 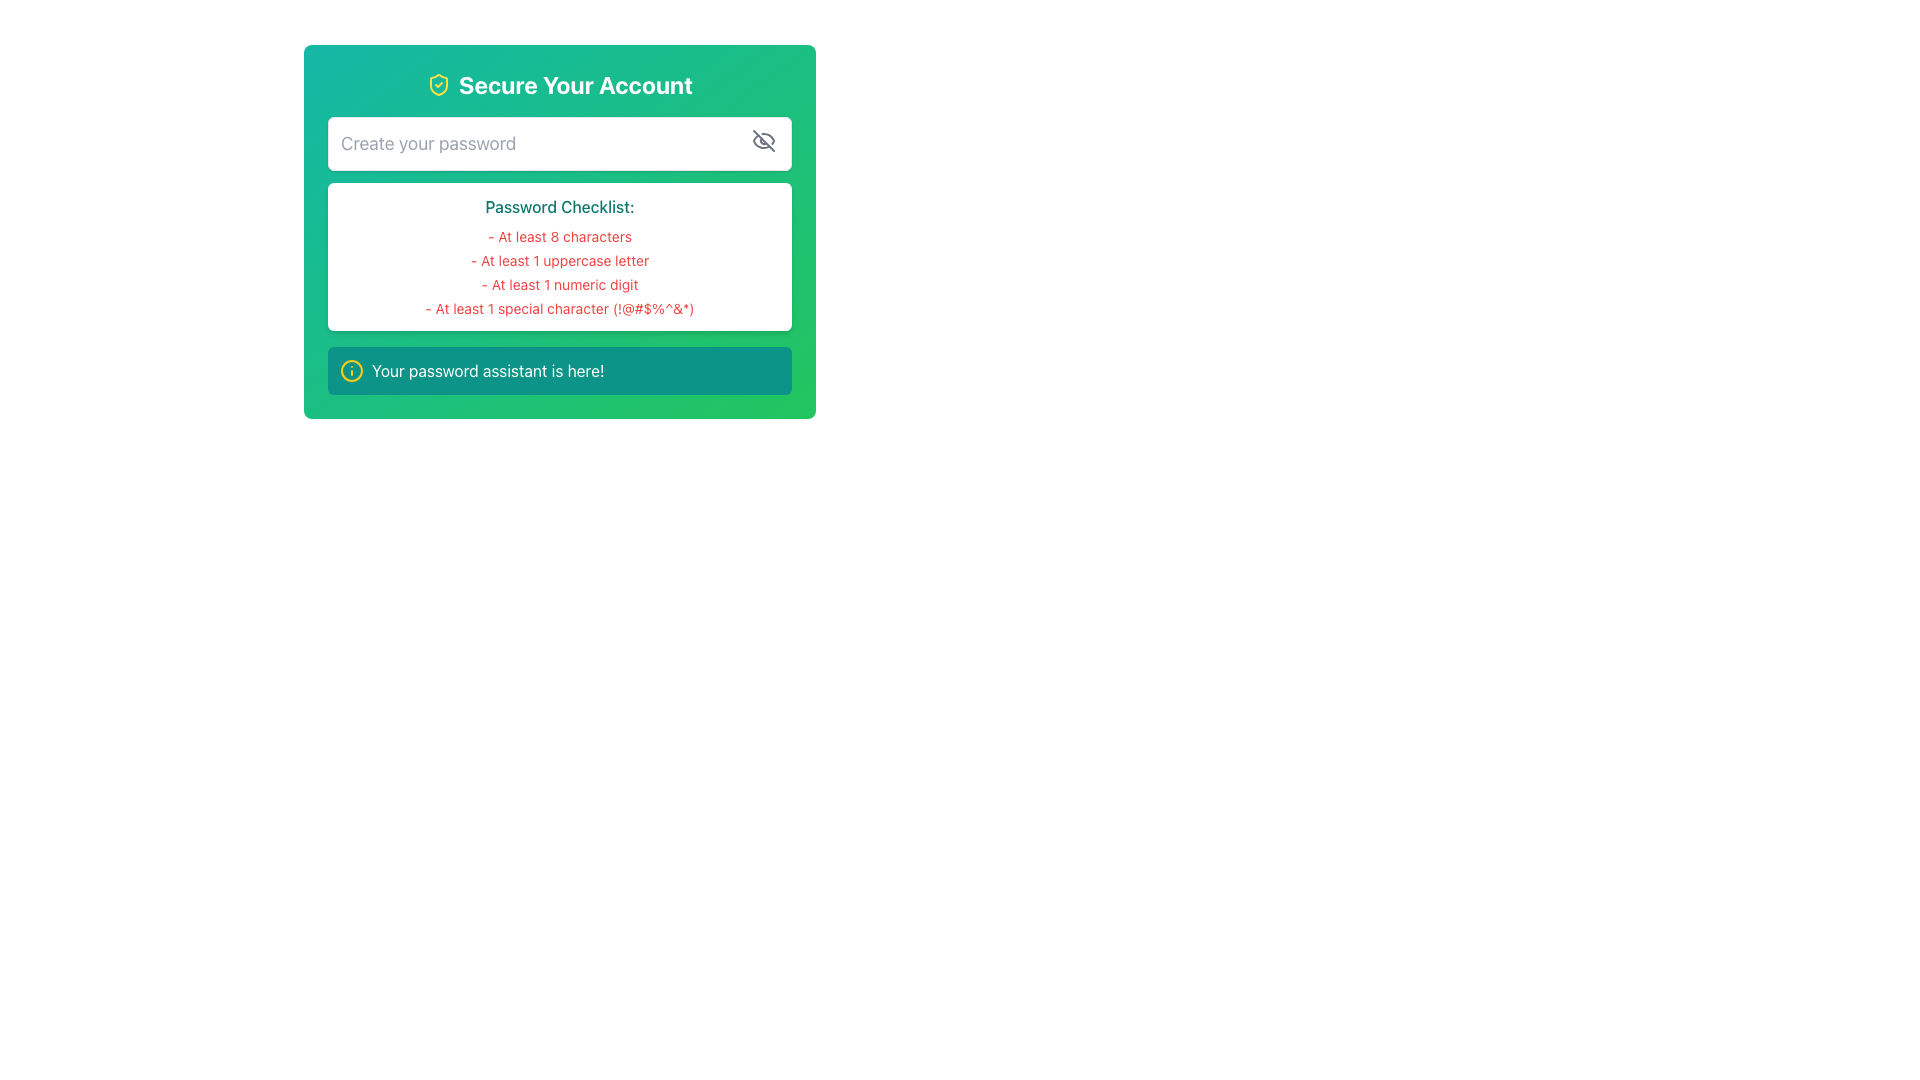 What do you see at coordinates (560, 207) in the screenshot?
I see `the Text Label that serves as a header for the password checklist, which is located in the central part of the interface above the checklist items` at bounding box center [560, 207].